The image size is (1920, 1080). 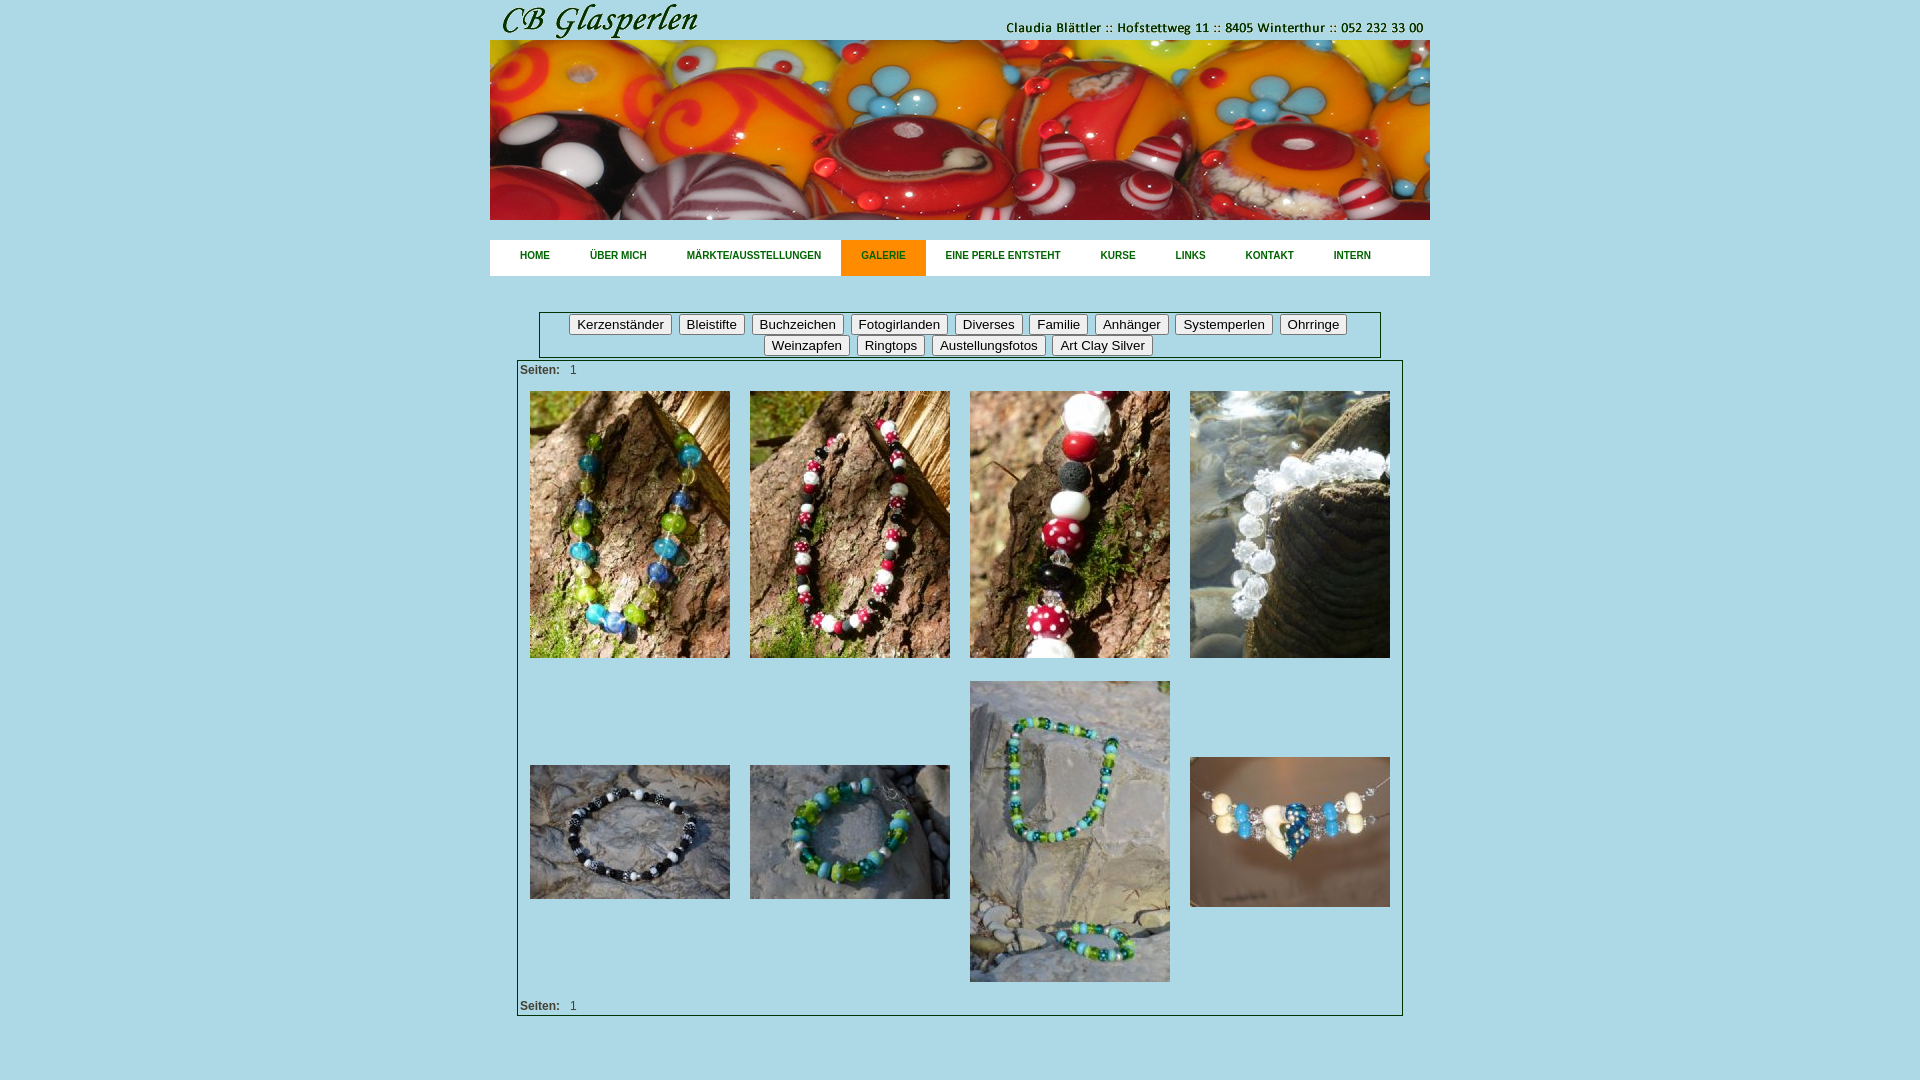 What do you see at coordinates (890, 344) in the screenshot?
I see `'Ringtops'` at bounding box center [890, 344].